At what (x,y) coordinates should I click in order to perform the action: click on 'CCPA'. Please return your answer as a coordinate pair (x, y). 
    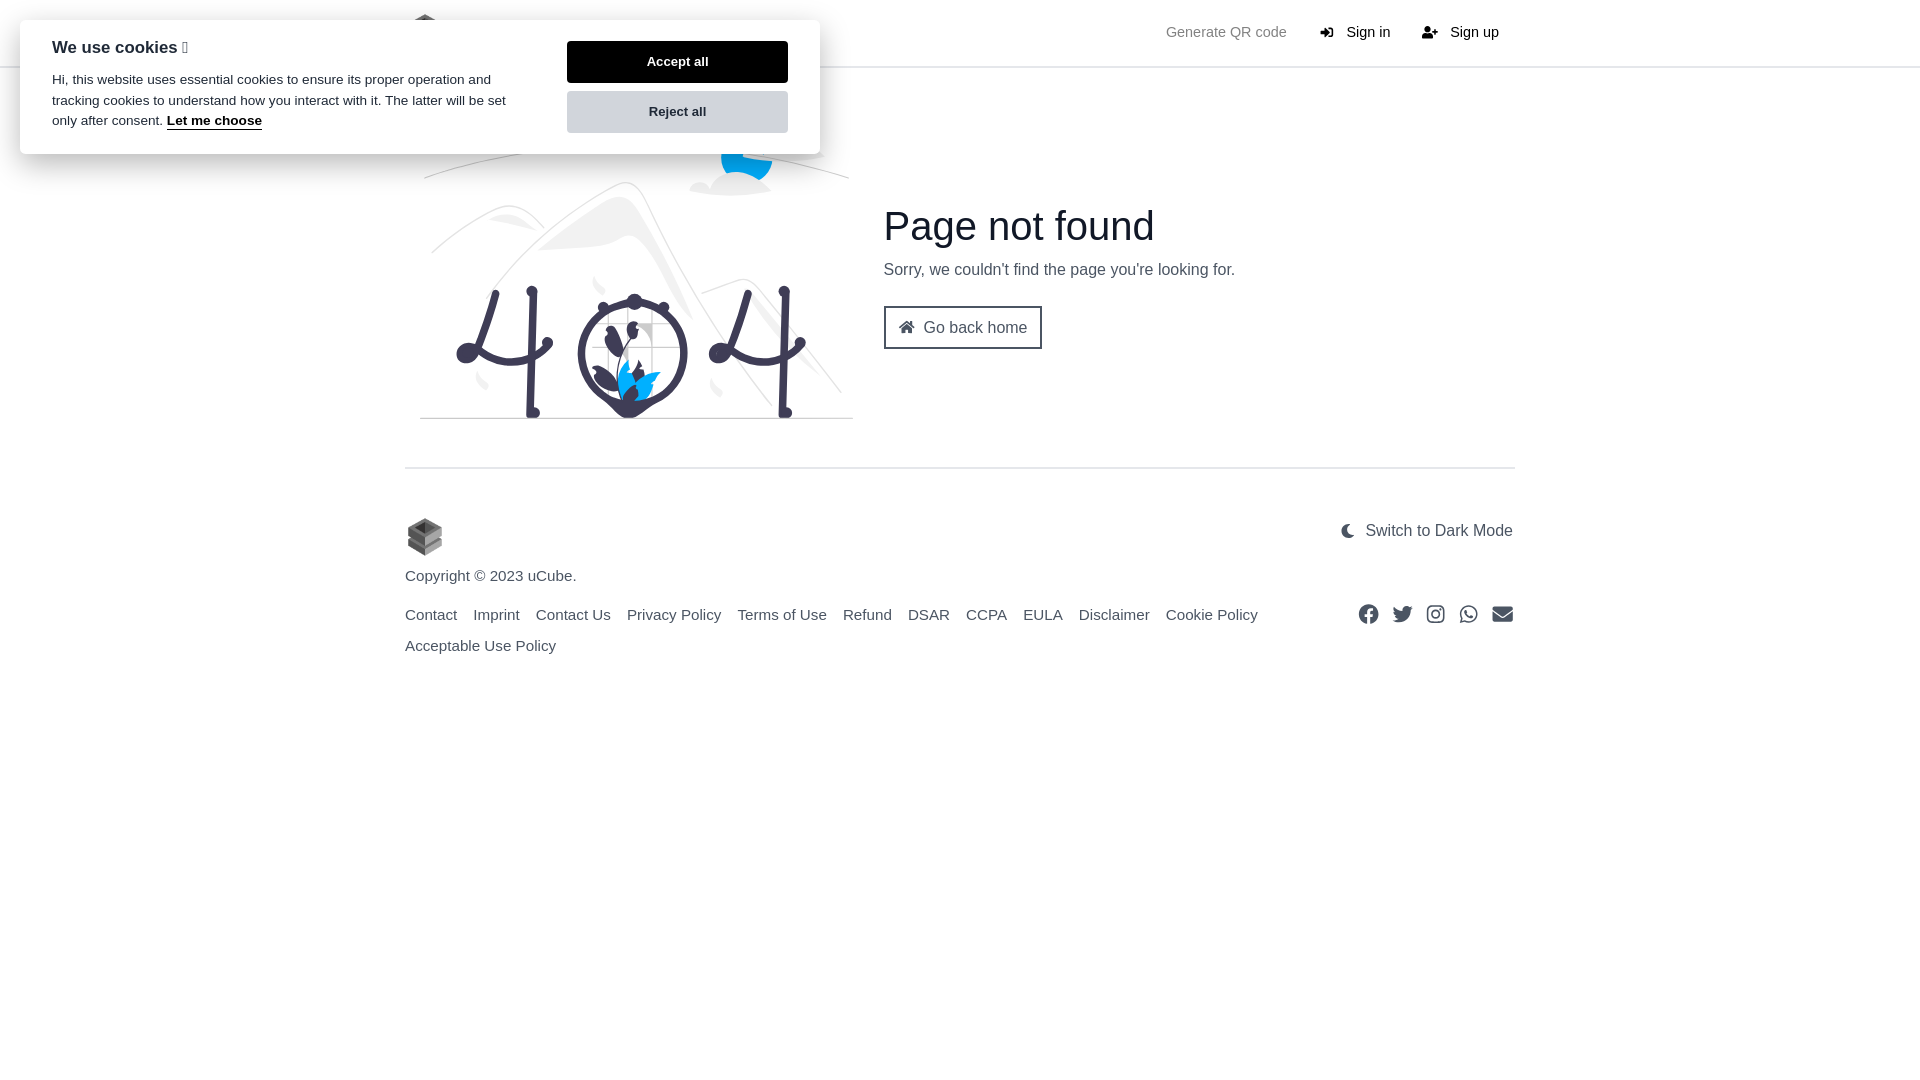
    Looking at the image, I should click on (986, 613).